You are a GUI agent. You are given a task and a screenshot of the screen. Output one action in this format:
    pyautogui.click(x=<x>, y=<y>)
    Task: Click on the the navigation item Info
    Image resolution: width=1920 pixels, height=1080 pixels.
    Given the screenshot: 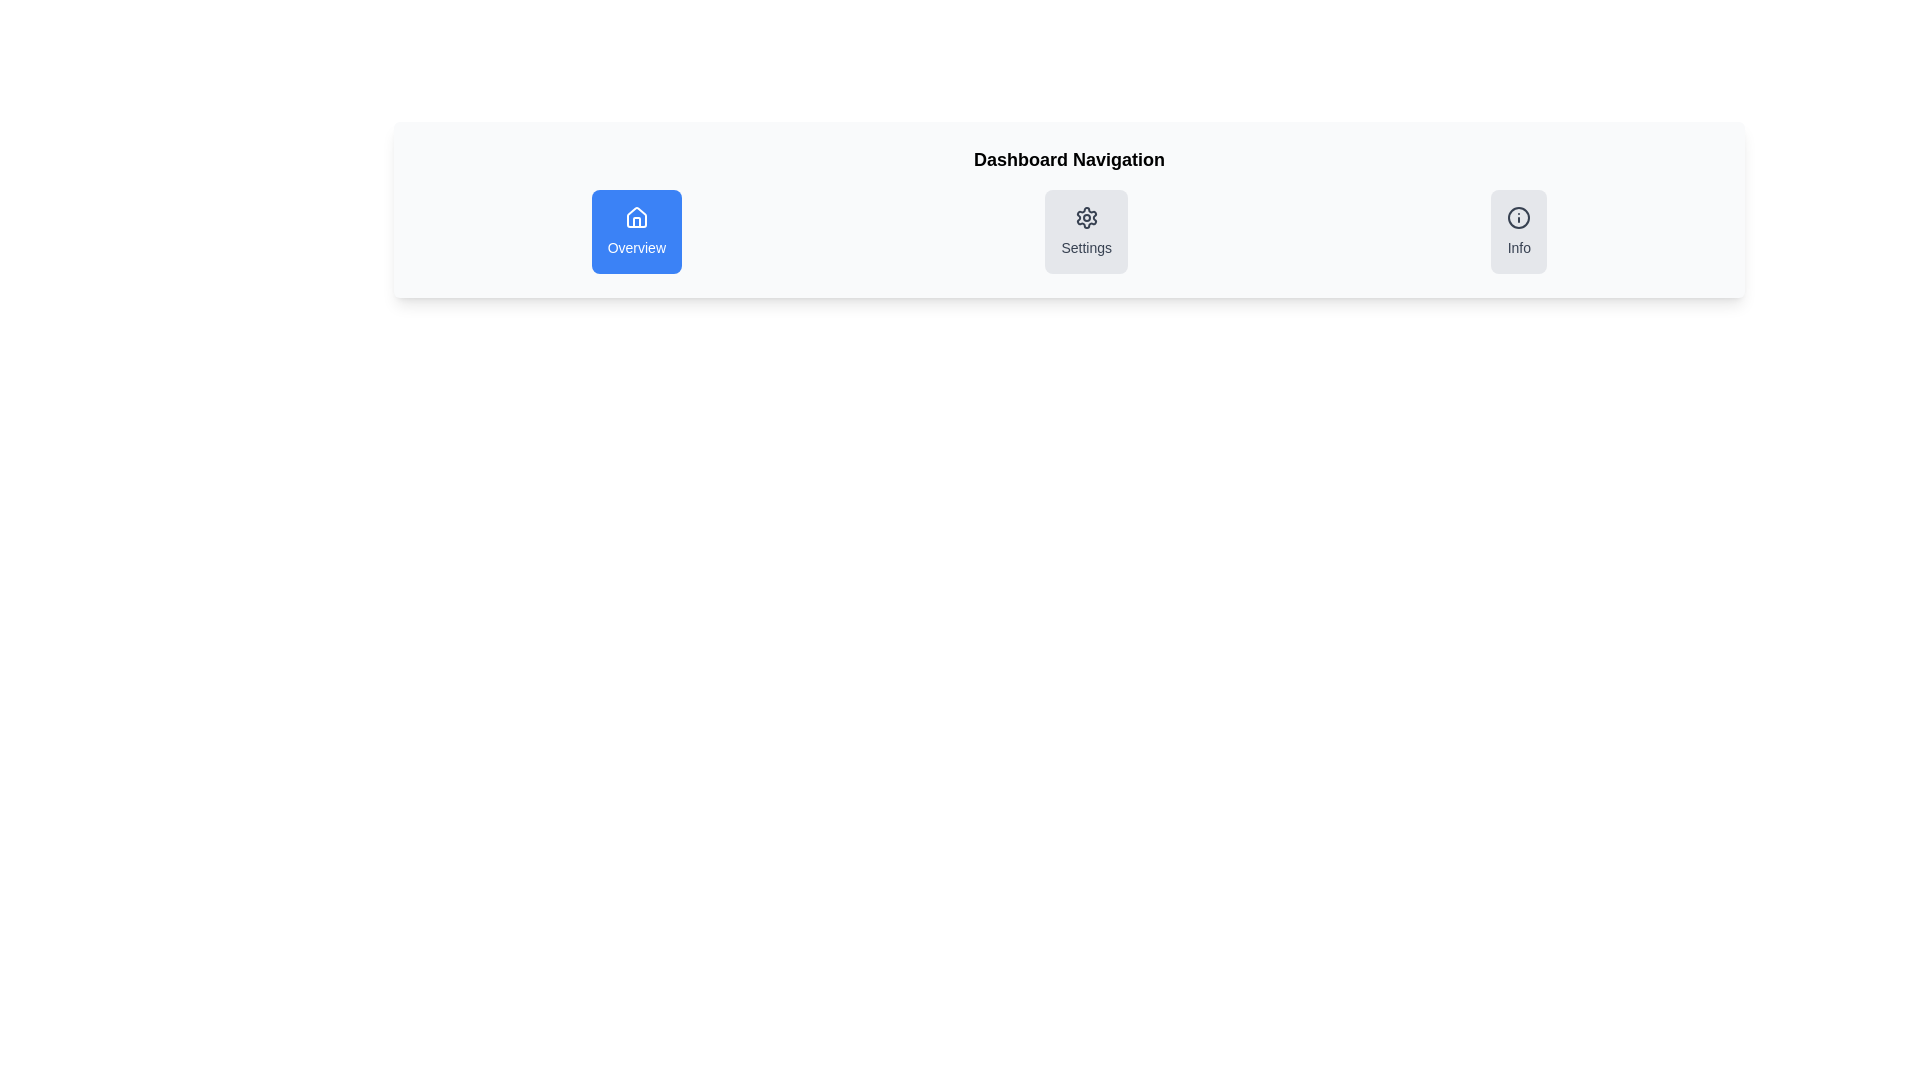 What is the action you would take?
    pyautogui.click(x=1519, y=230)
    